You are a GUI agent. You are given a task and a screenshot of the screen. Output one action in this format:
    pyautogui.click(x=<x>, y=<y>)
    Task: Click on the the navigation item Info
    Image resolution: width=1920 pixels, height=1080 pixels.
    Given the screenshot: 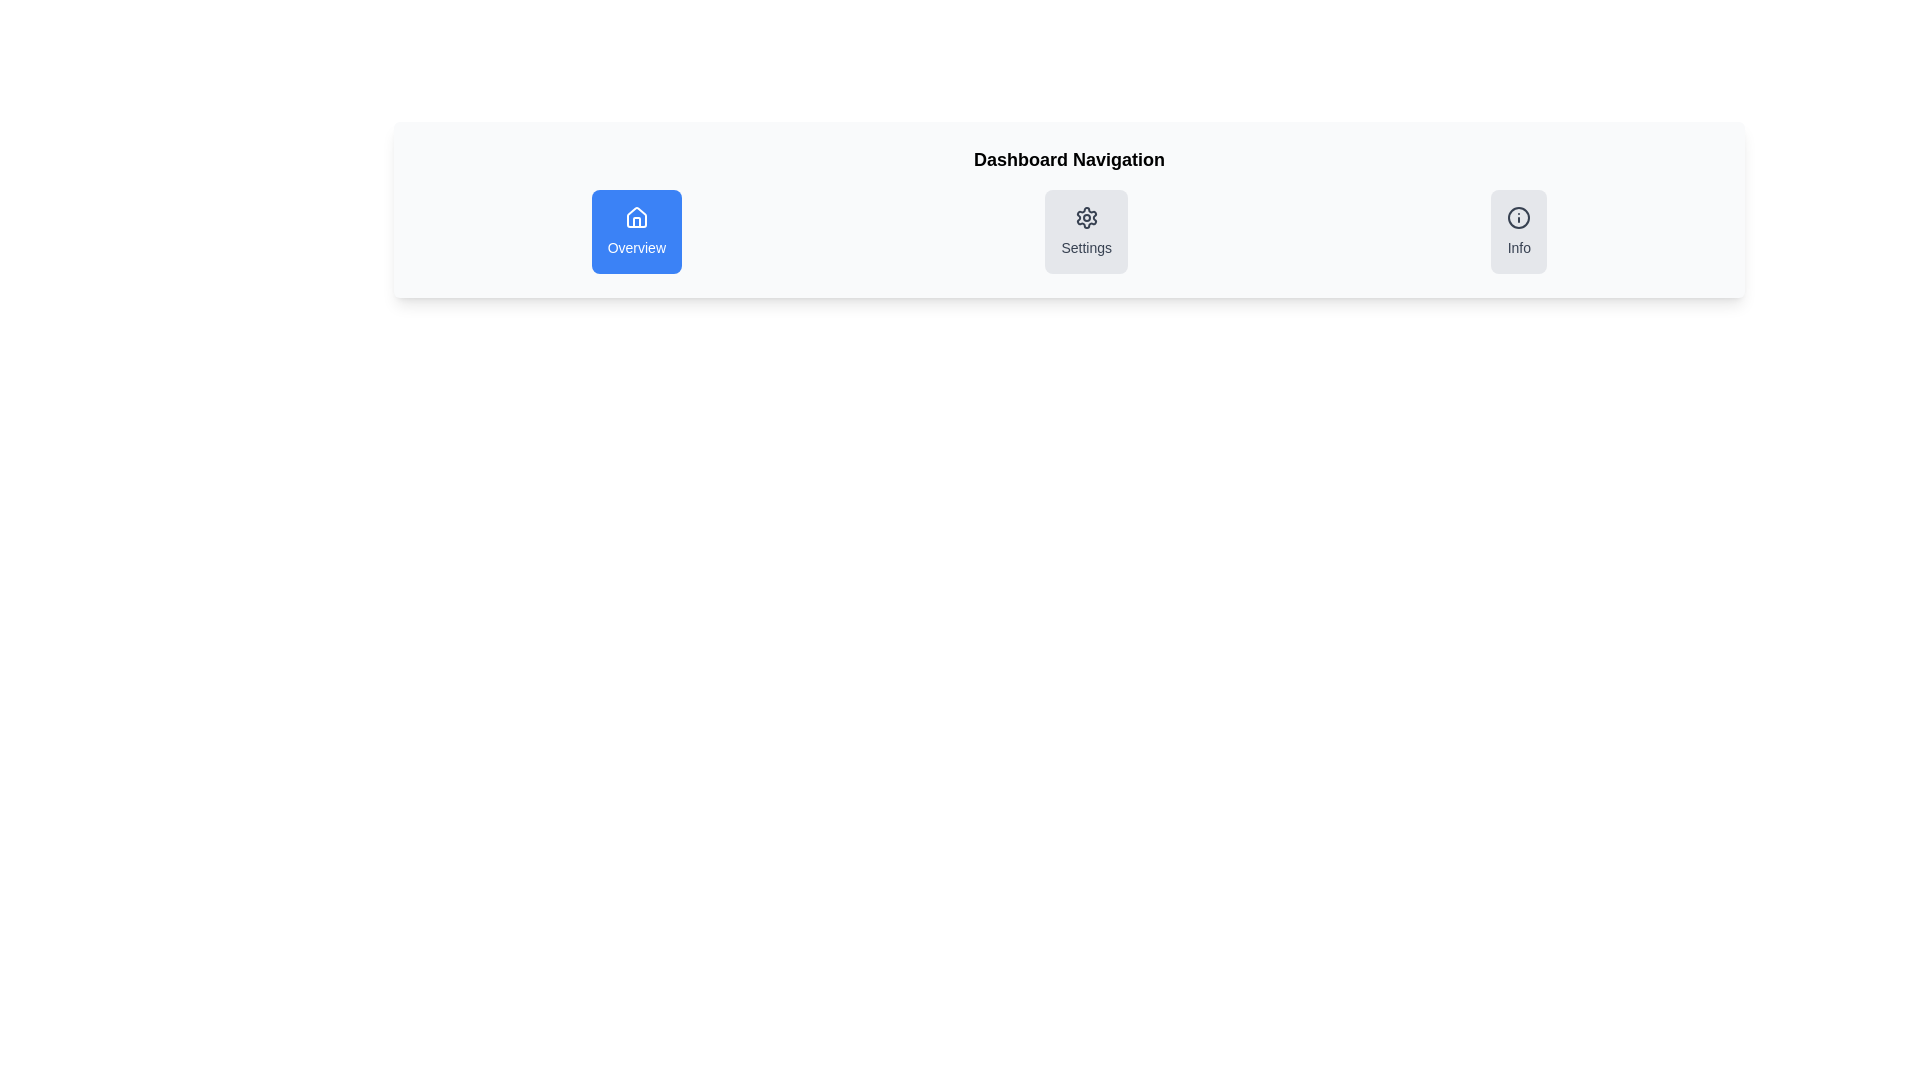 What is the action you would take?
    pyautogui.click(x=1519, y=230)
    